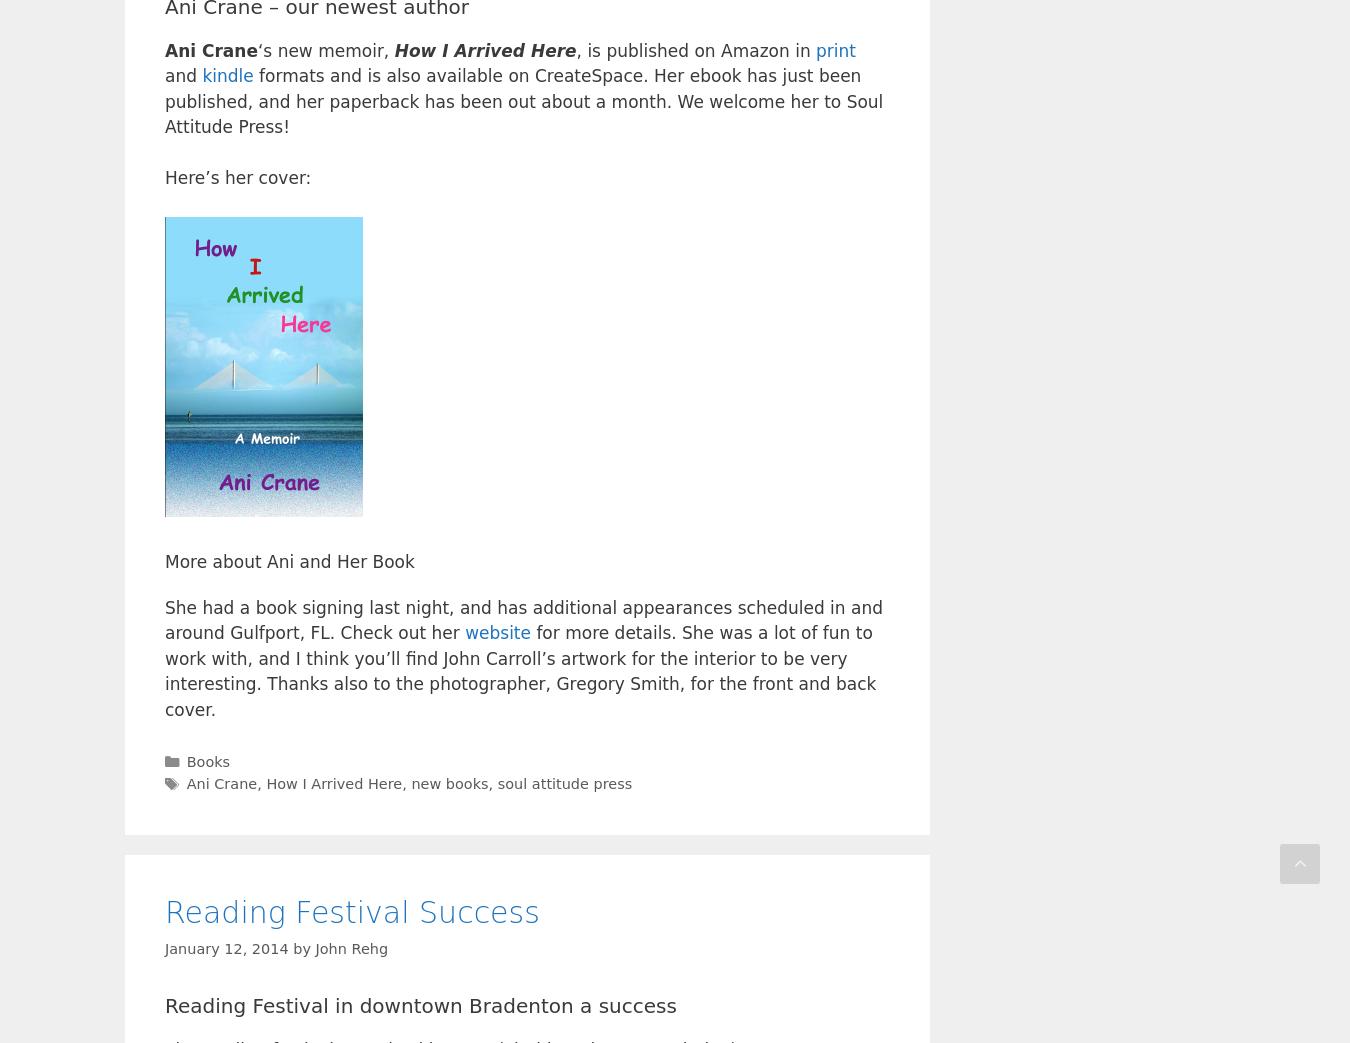  What do you see at coordinates (288, 561) in the screenshot?
I see `'More about Ani and Her Book'` at bounding box center [288, 561].